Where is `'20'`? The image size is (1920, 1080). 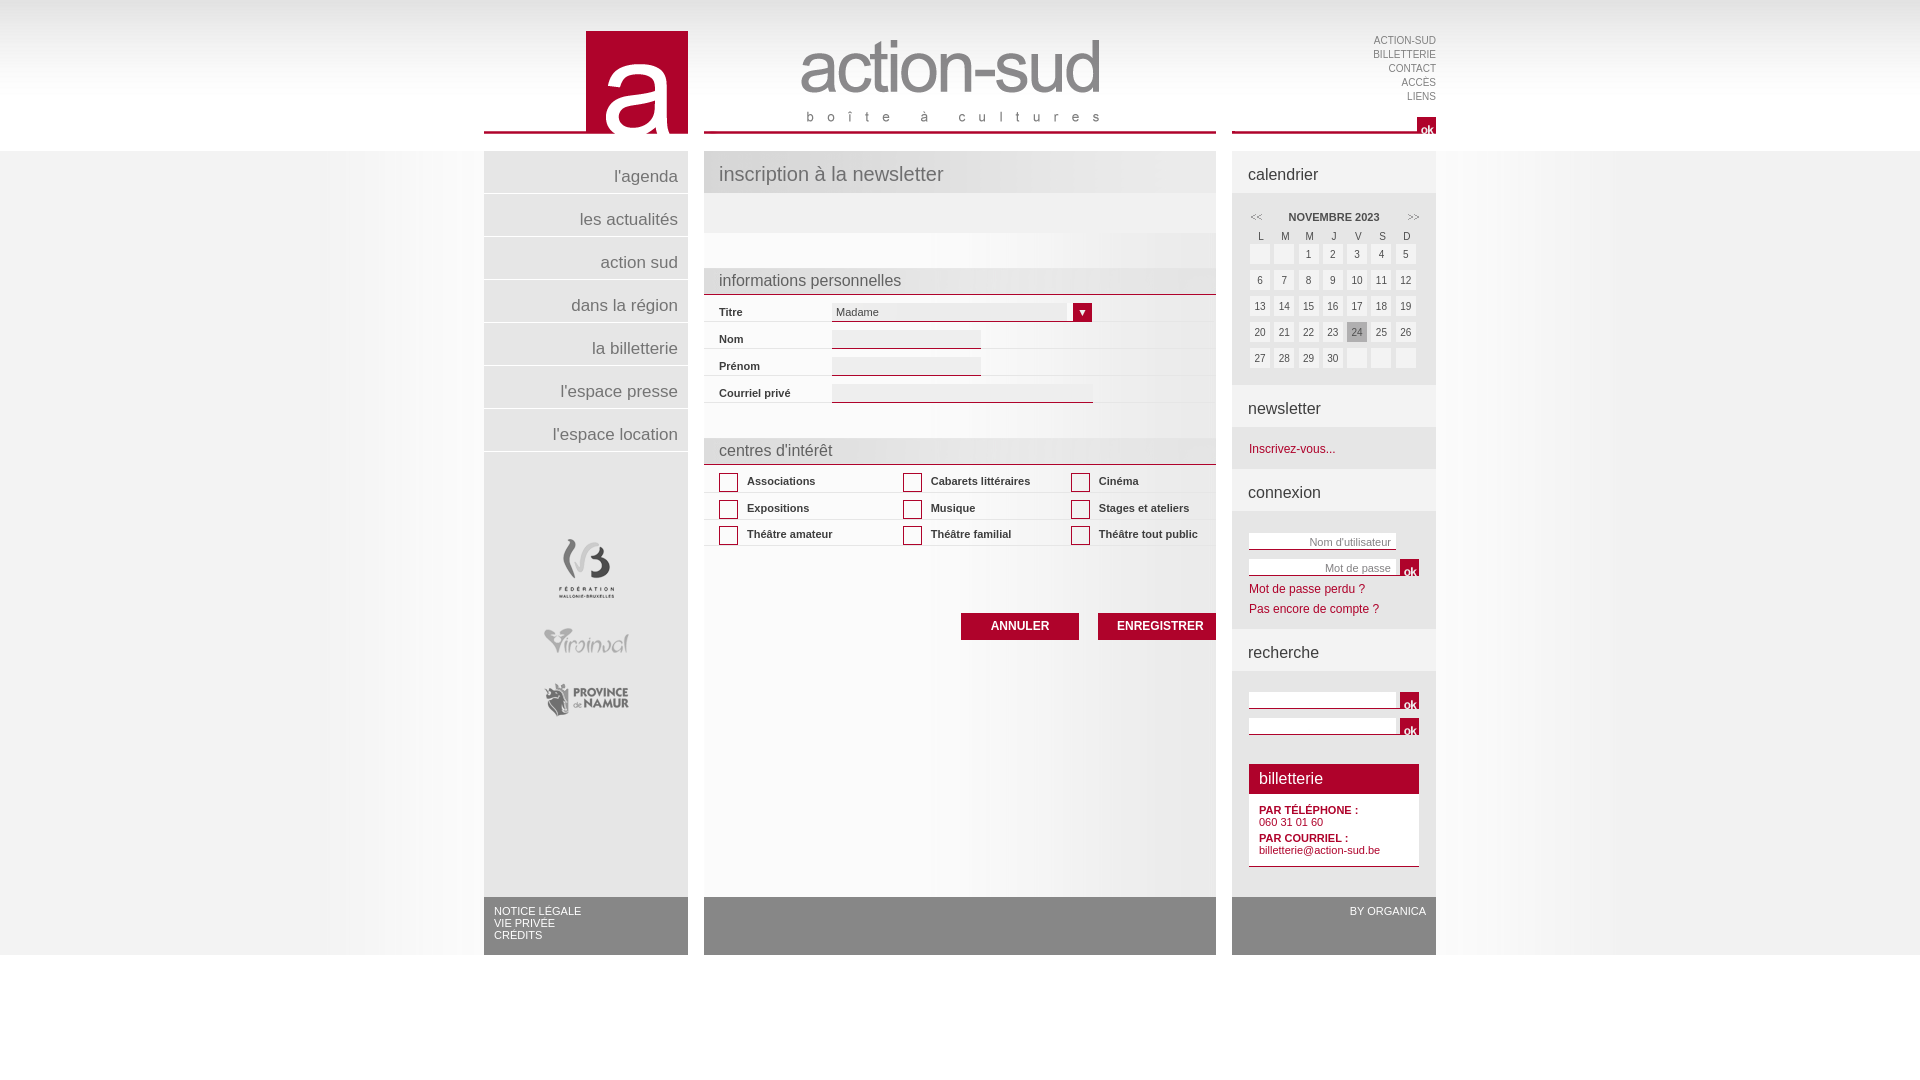
'20' is located at coordinates (1247, 333).